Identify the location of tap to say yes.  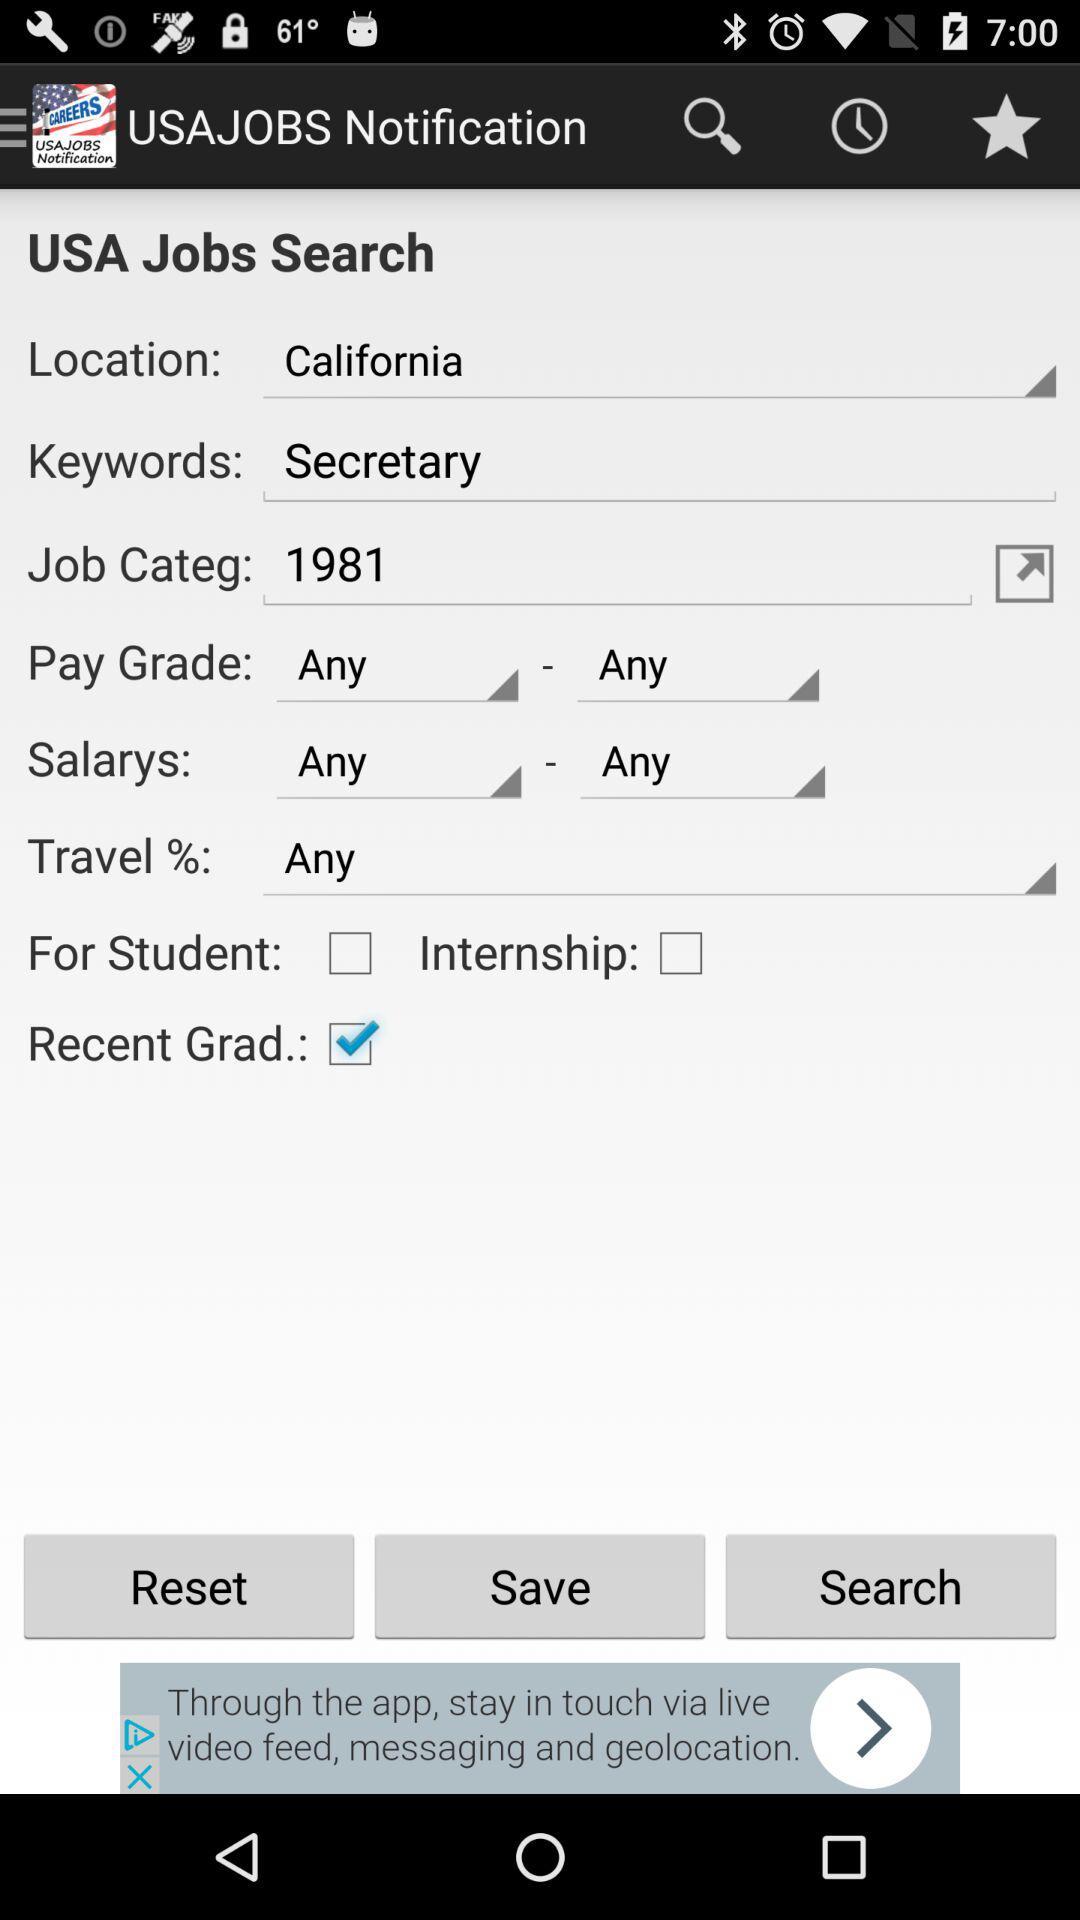
(349, 1042).